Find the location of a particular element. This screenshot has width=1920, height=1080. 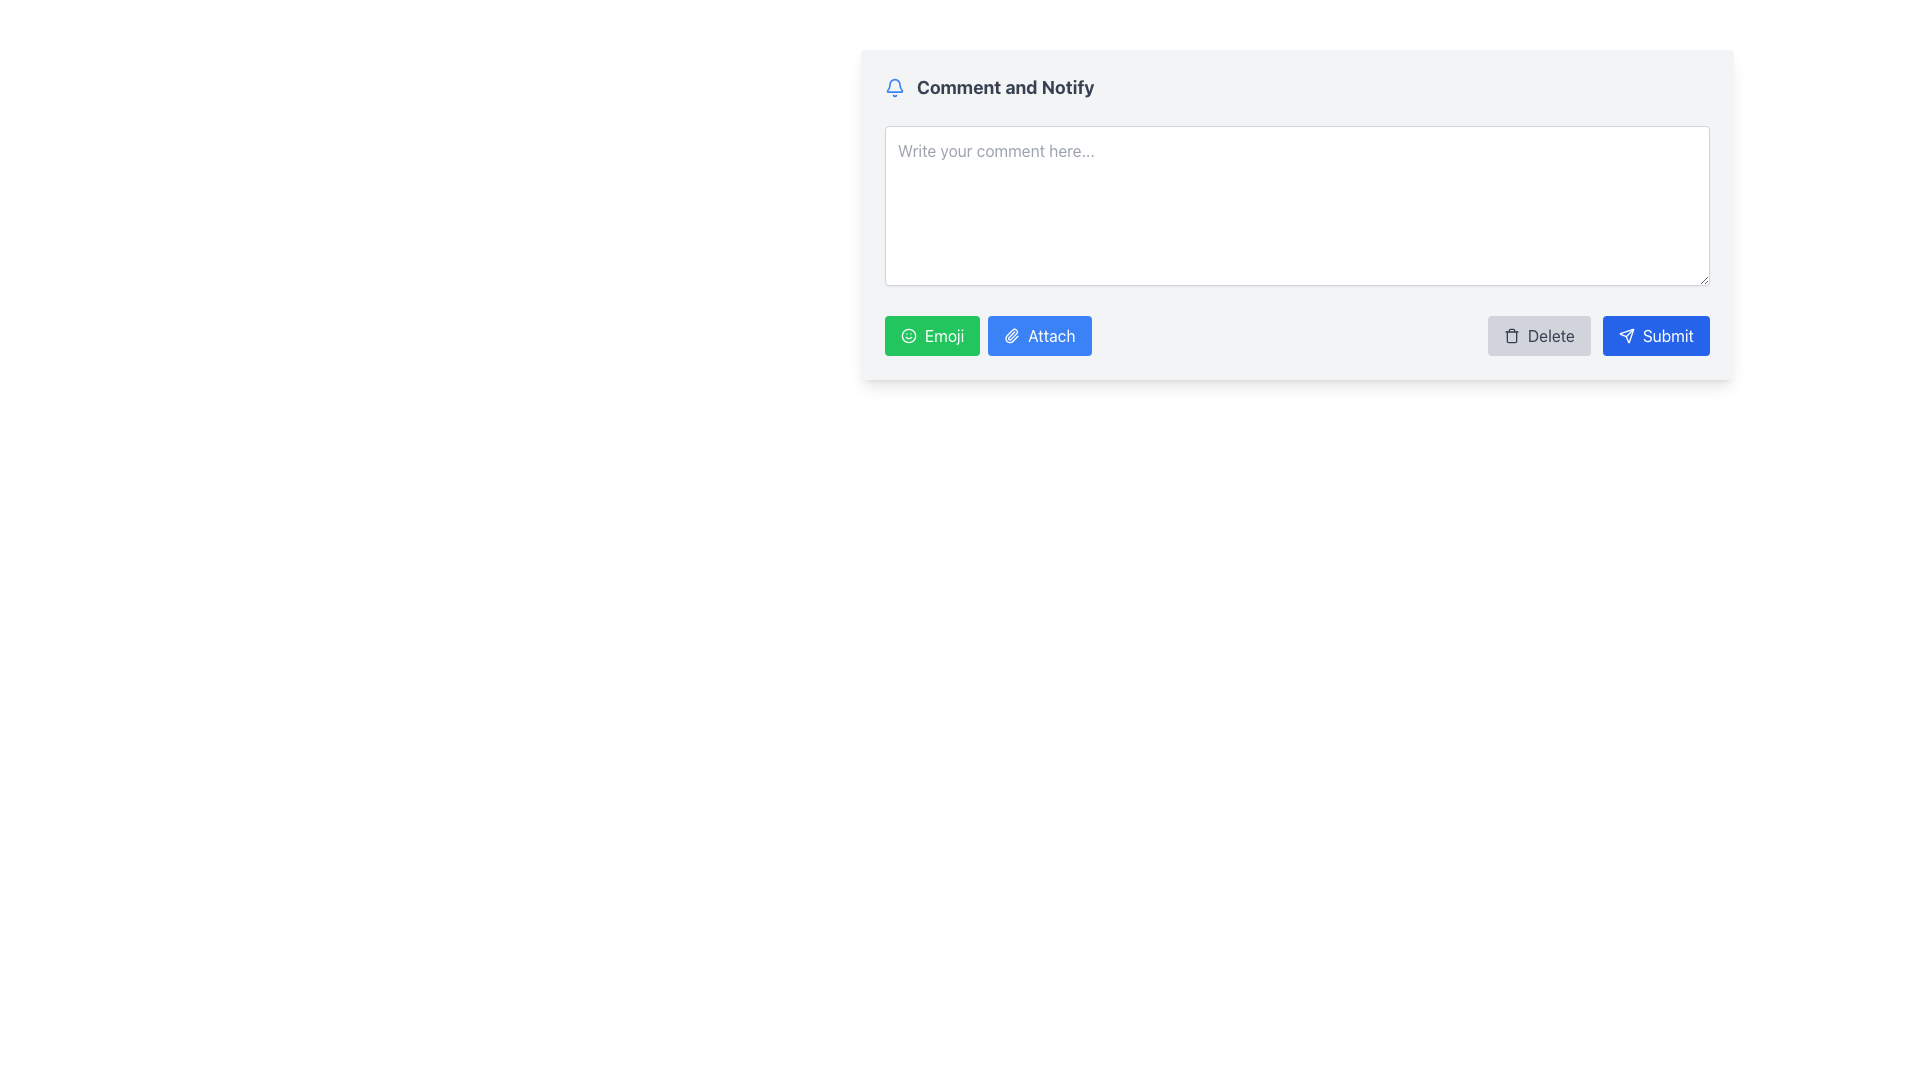

the 'Delete' button located at the bottom of the comment interface, which features a trash can icon to the left of the text 'Delete' is located at coordinates (1538, 334).